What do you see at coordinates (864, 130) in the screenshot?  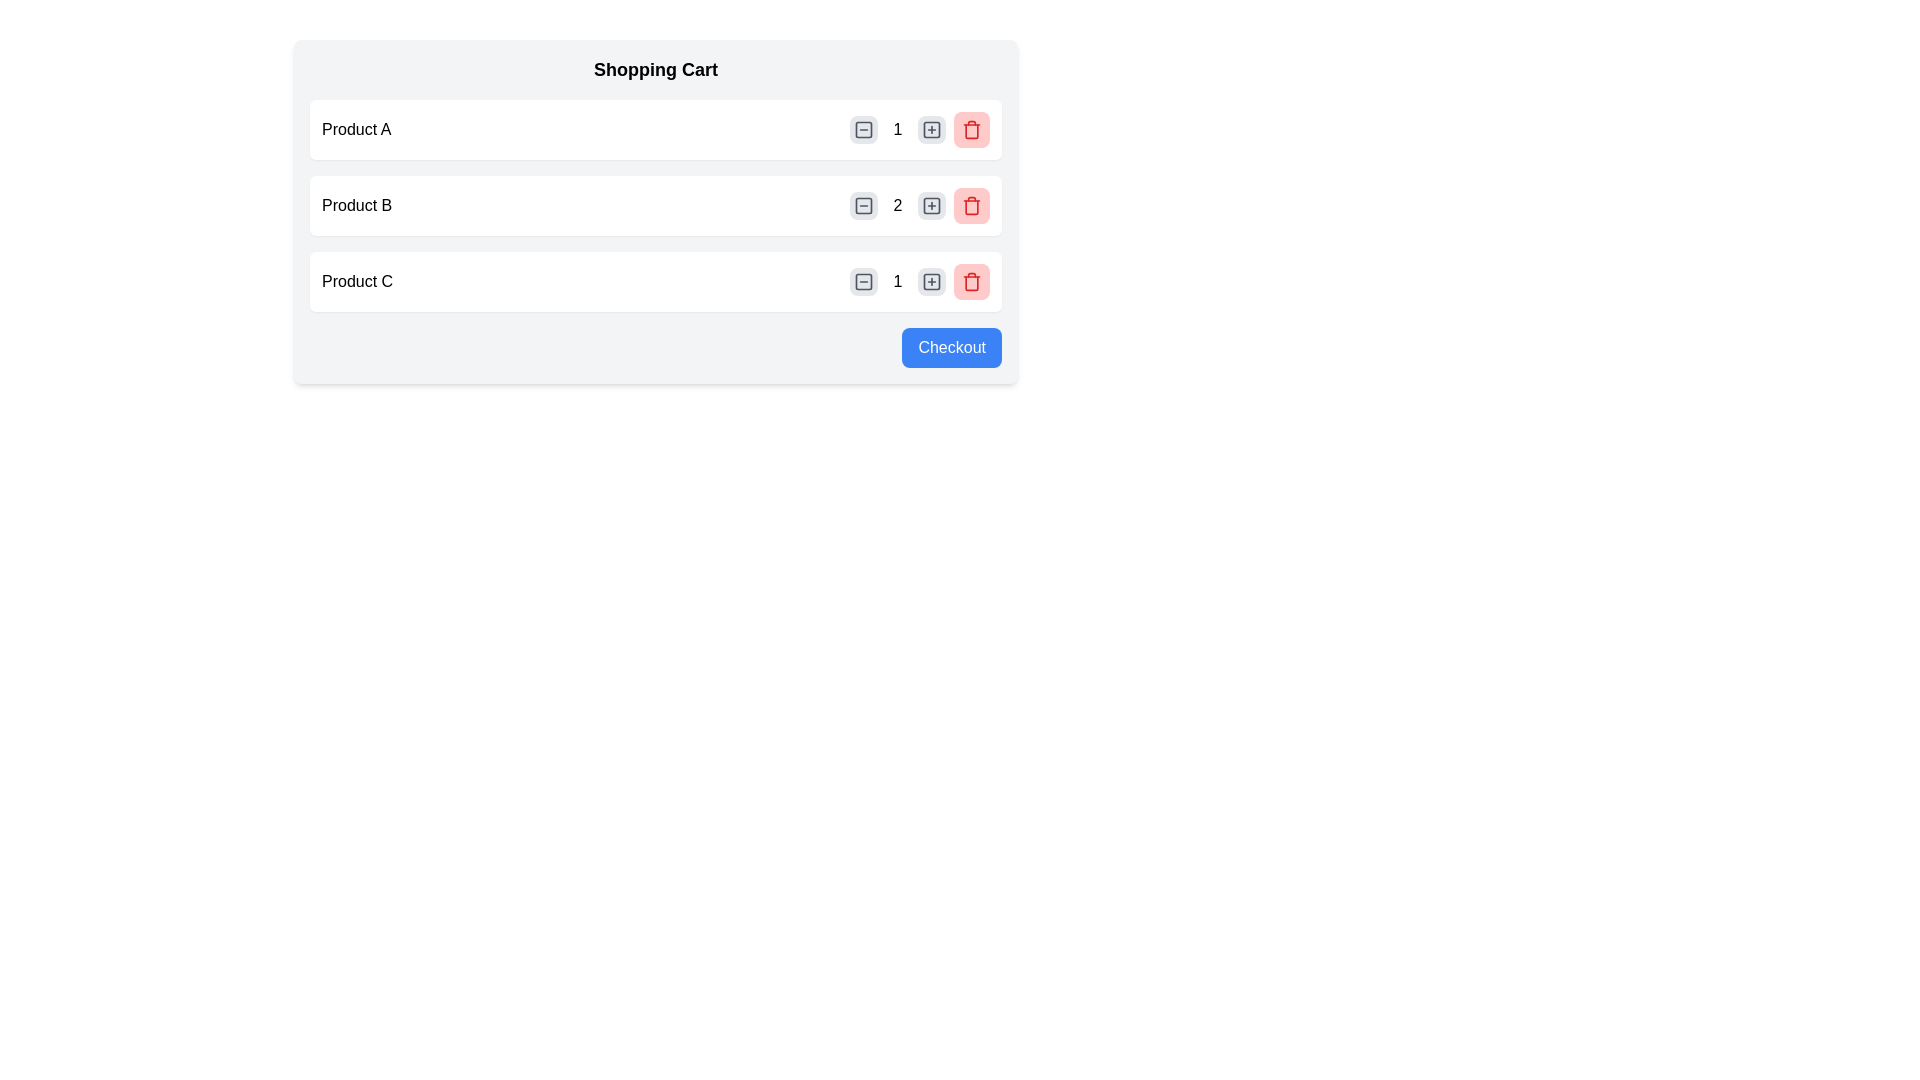 I see `the square button with rounded corners and a minus icon located in the shopping cart interface to reduce the quantity of the first product` at bounding box center [864, 130].